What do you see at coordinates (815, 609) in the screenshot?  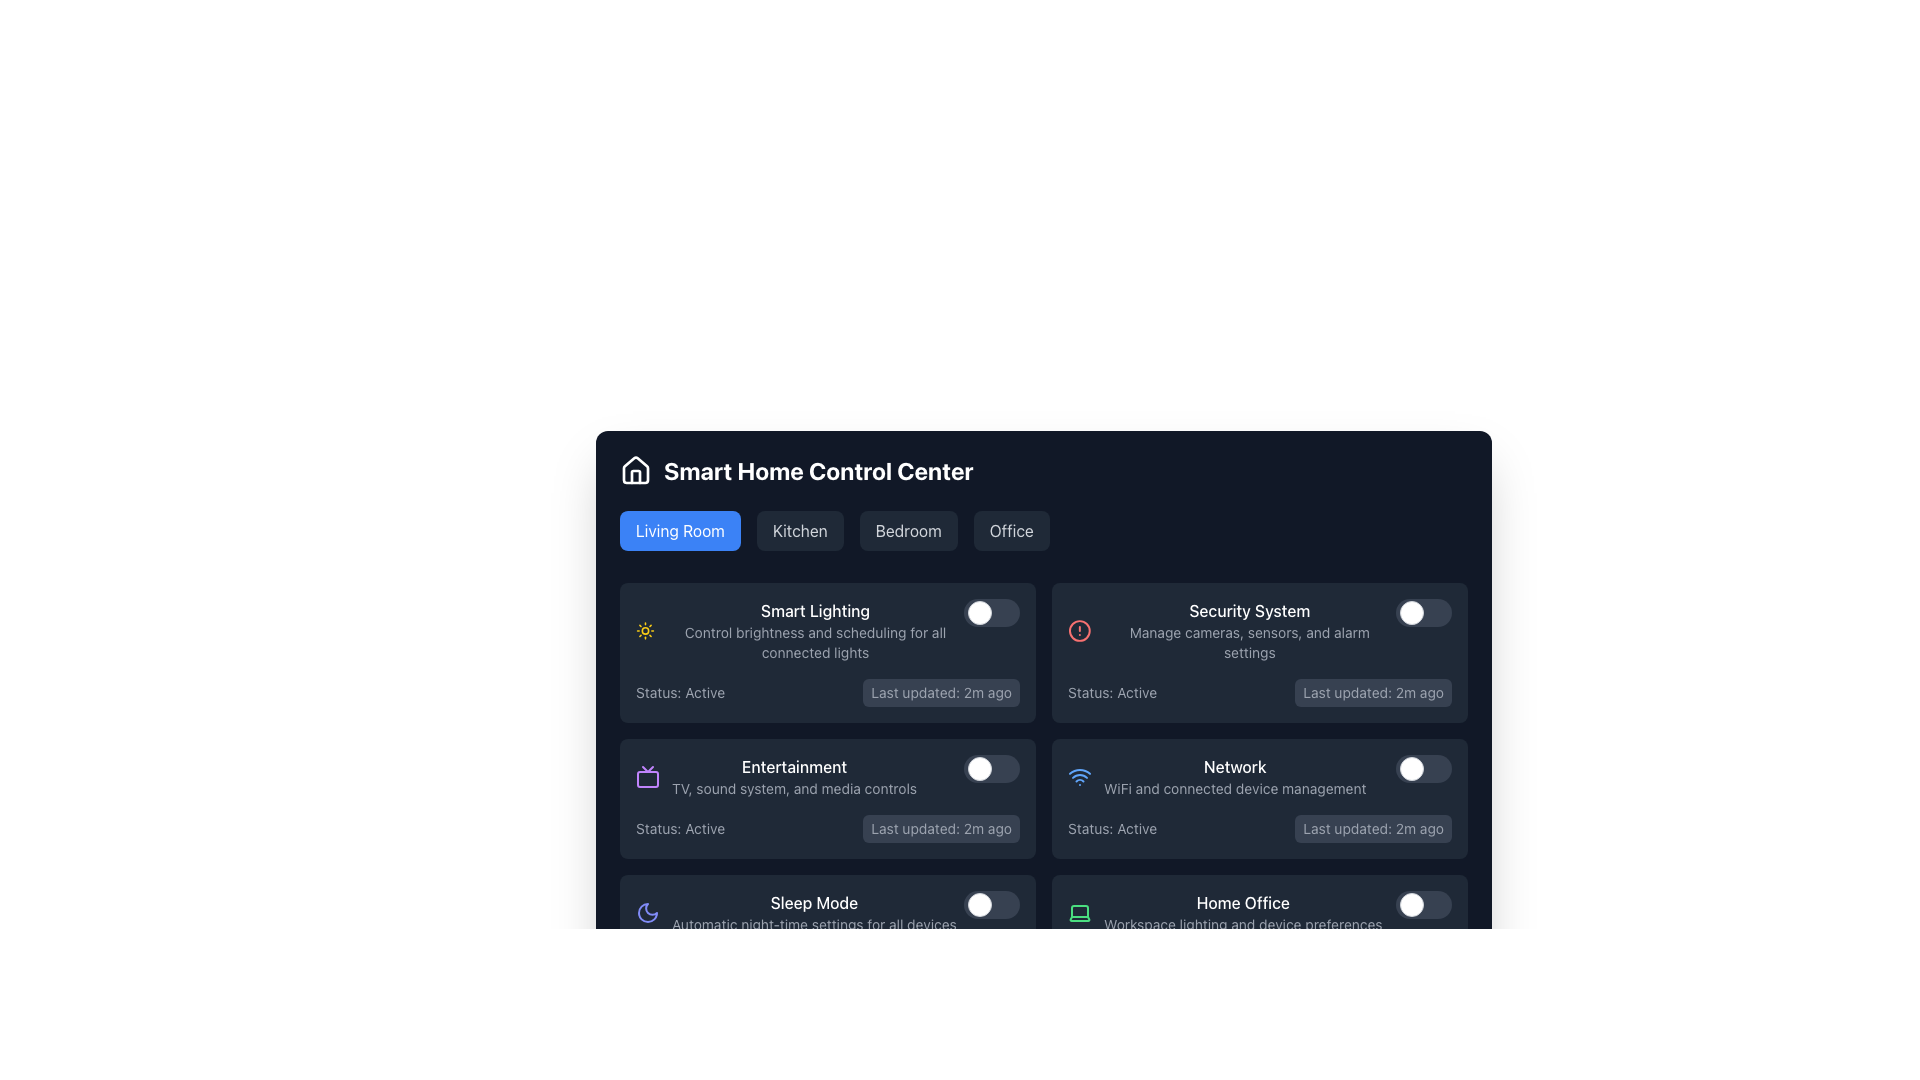 I see `the static text label identifying the controls for smart lighting in the Living Room section` at bounding box center [815, 609].